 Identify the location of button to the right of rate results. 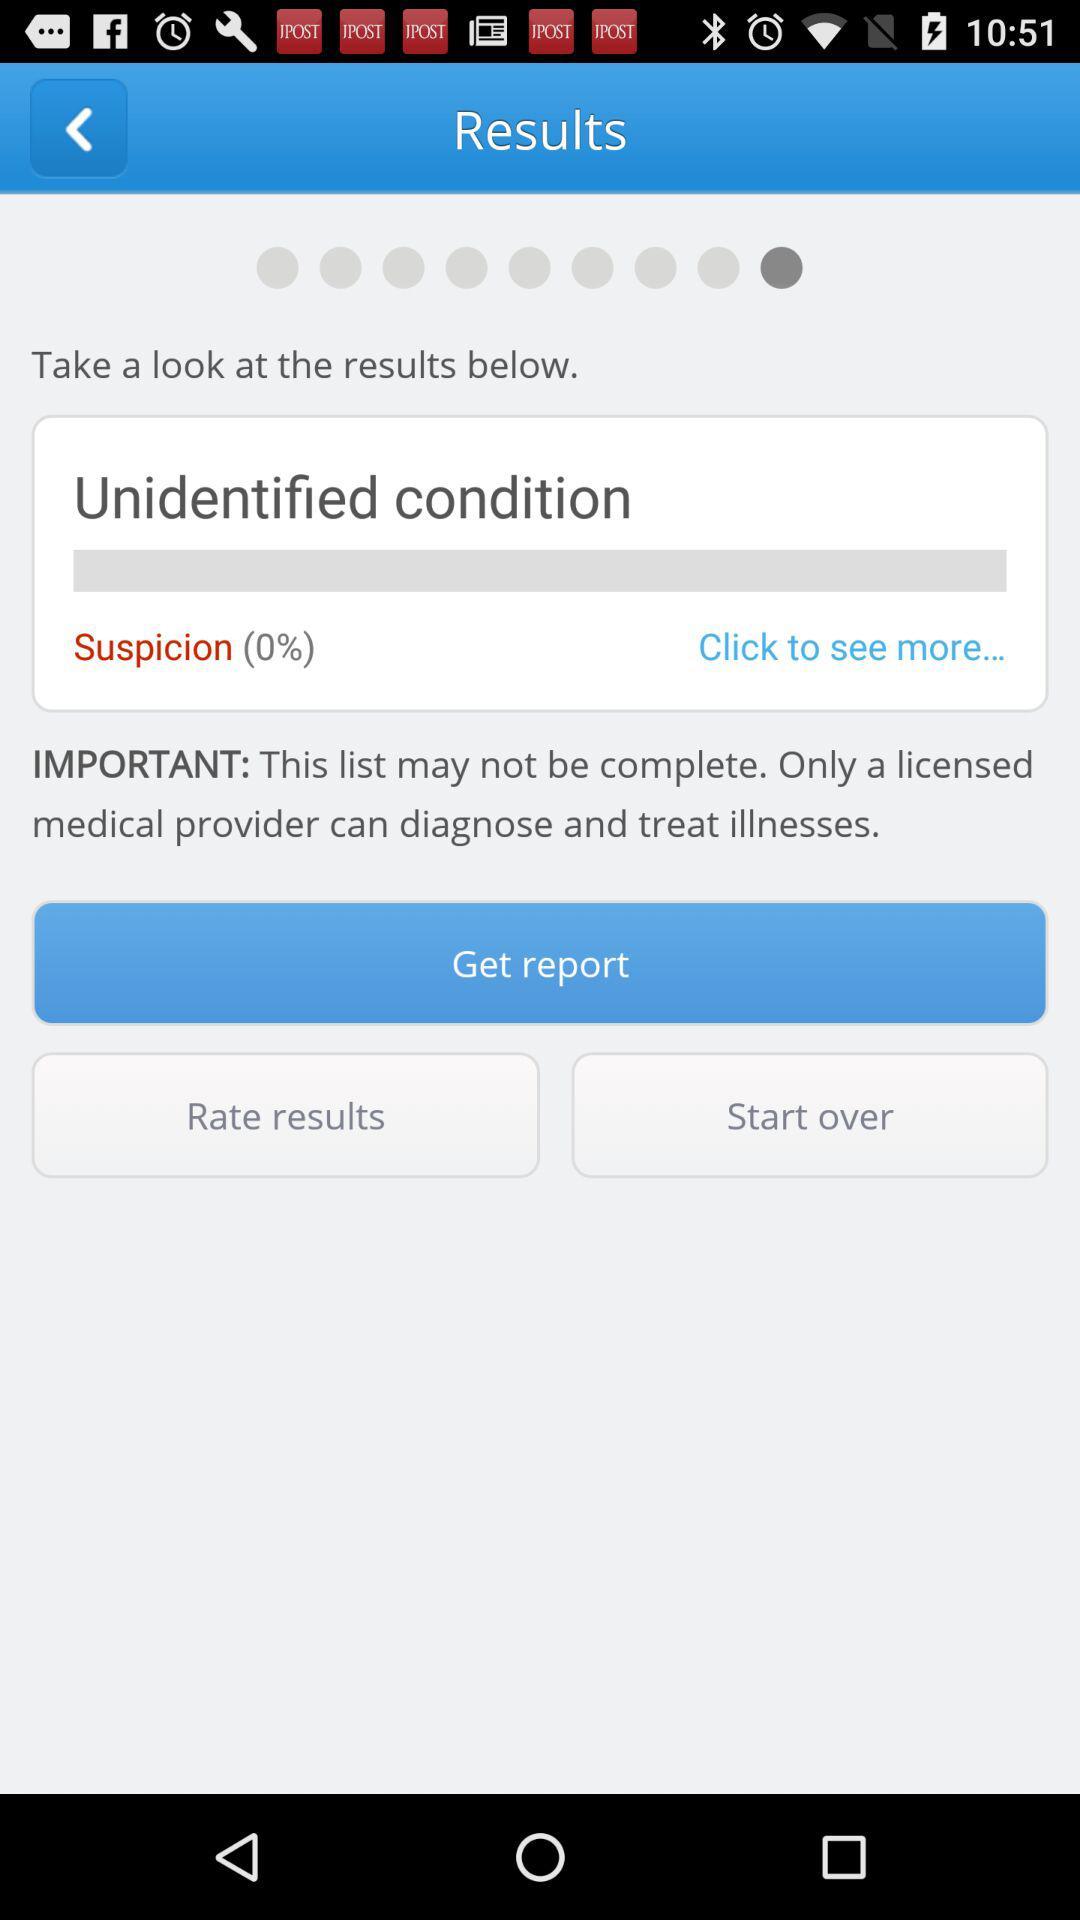
(810, 1114).